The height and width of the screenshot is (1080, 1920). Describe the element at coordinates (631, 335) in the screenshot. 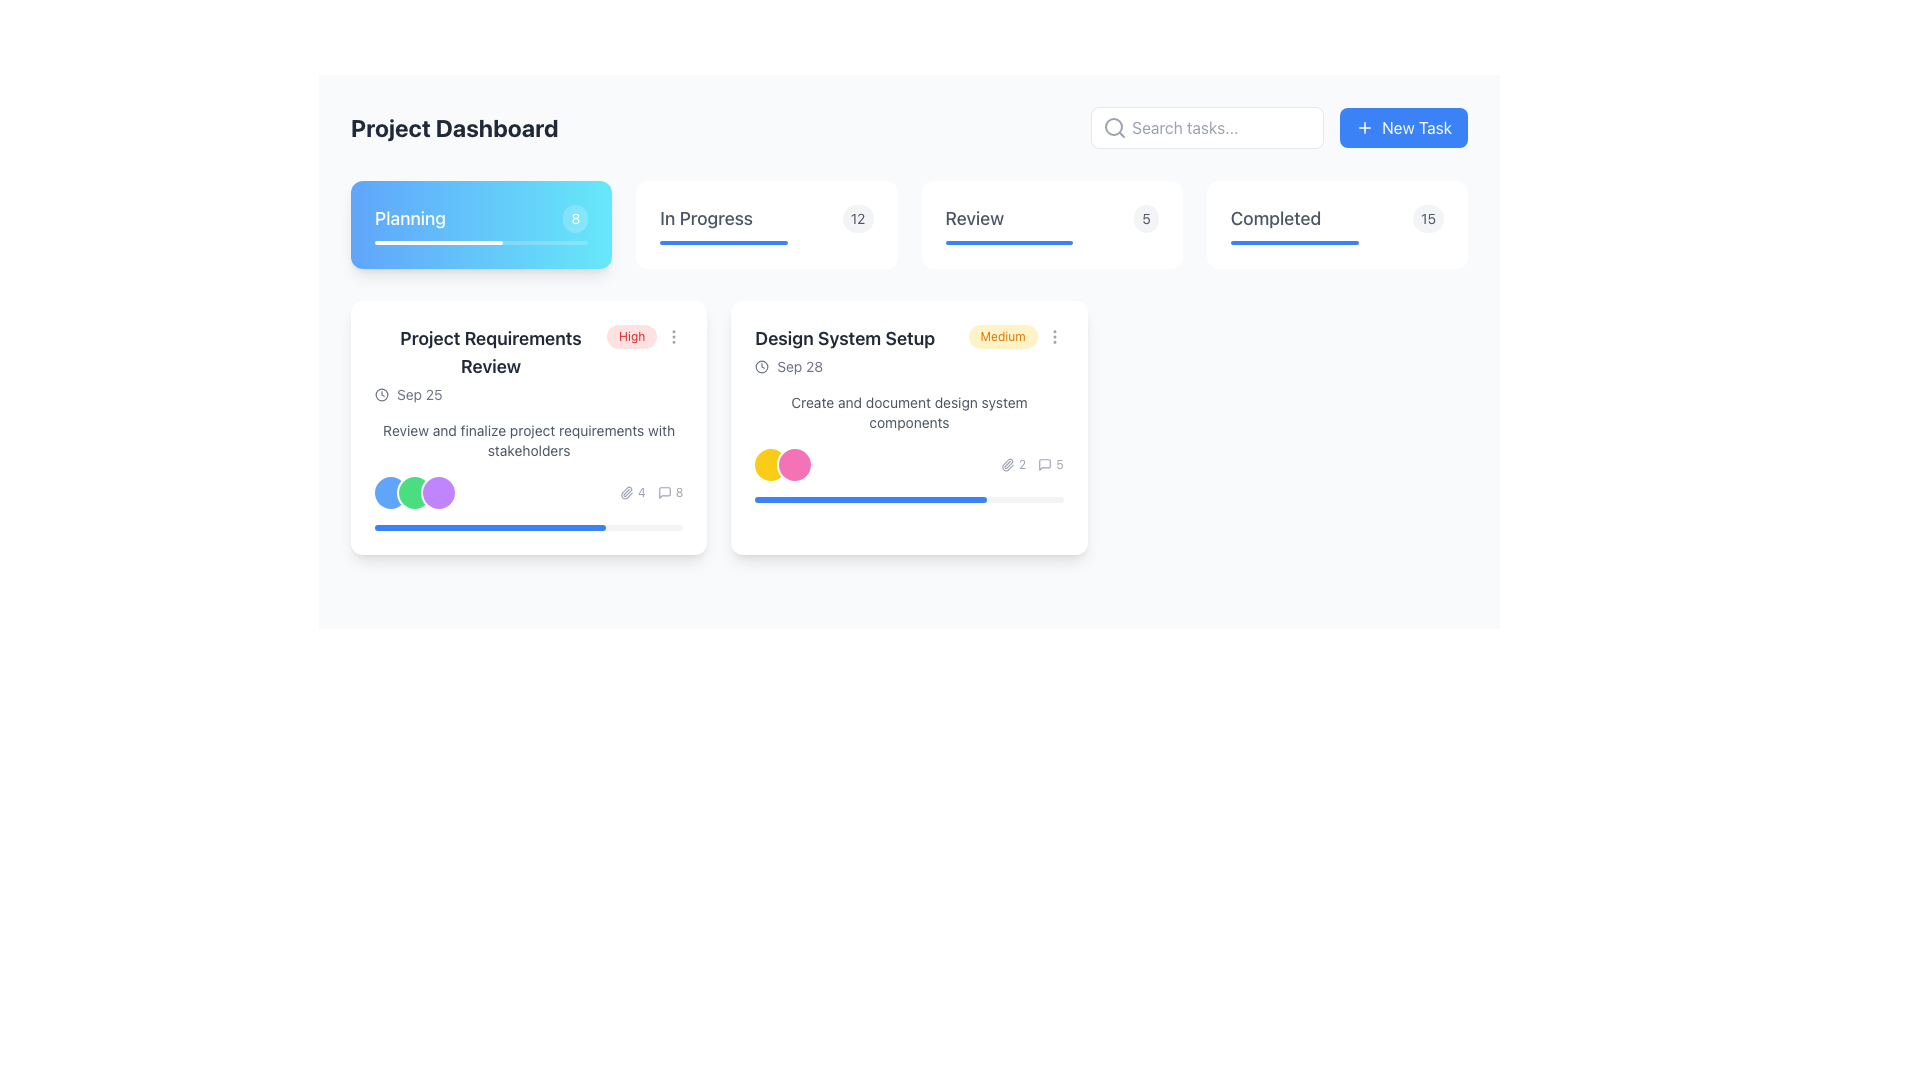

I see `the small, pill-shaped label displaying 'High' in red font located at the top-right corner of the 'Project Requirements Review' card` at that location.